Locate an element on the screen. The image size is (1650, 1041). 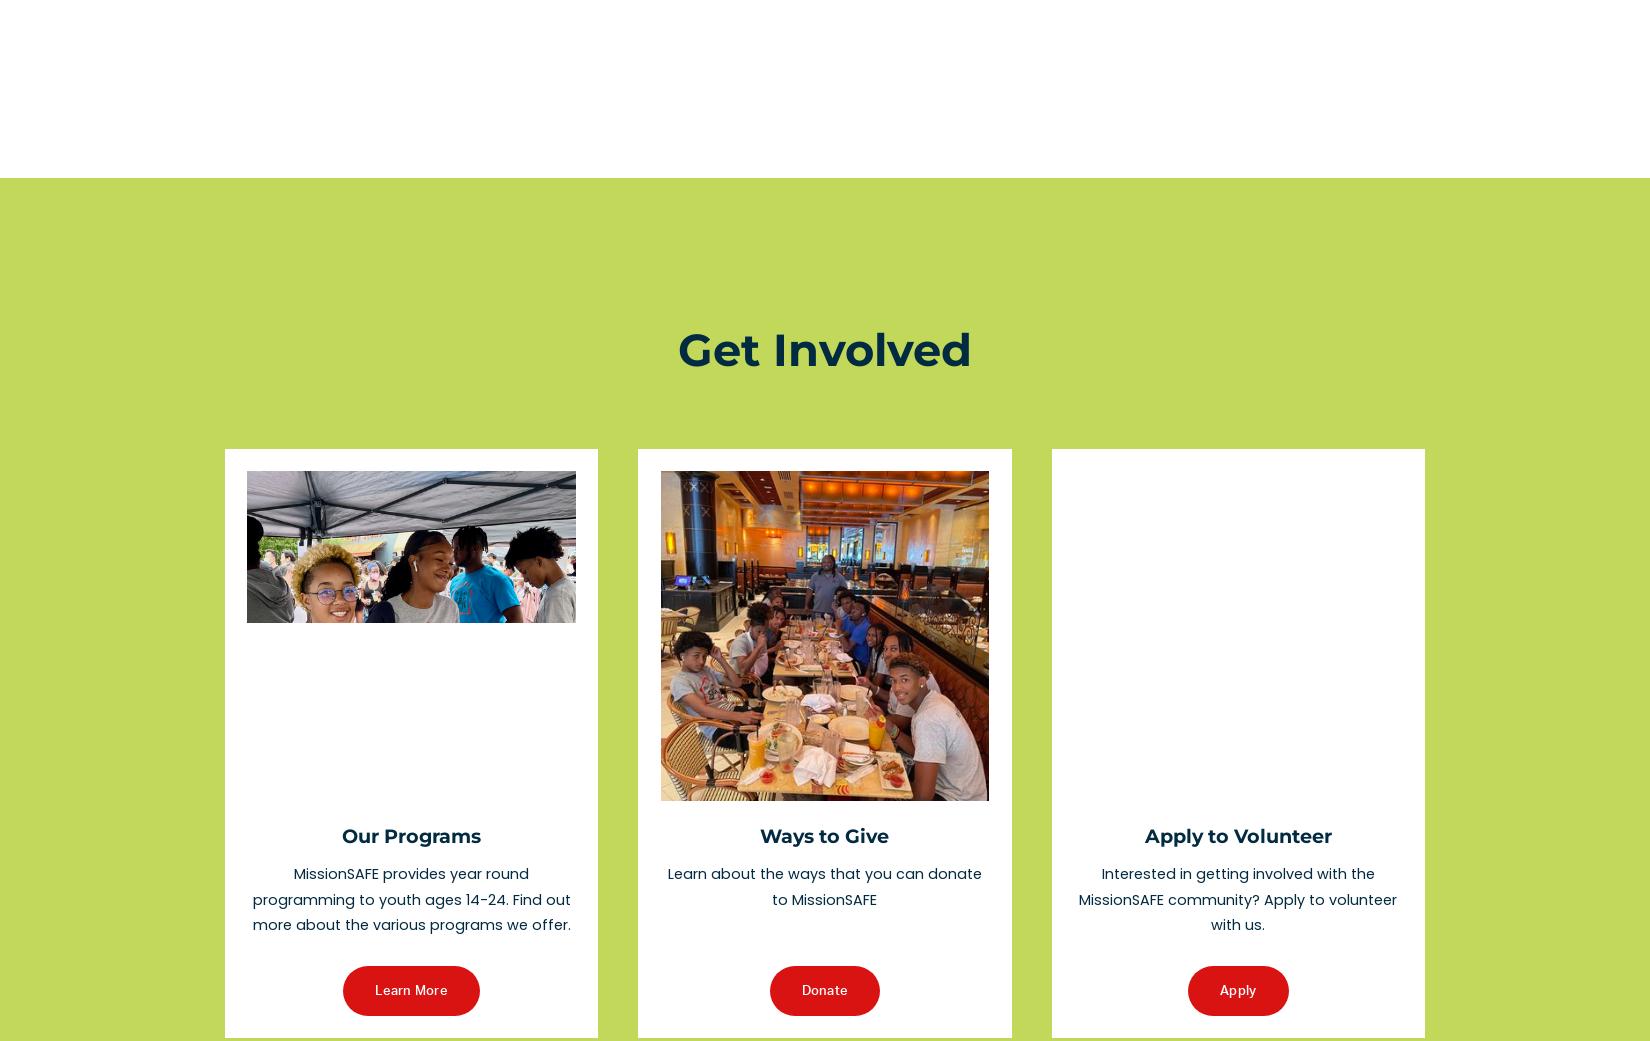
'Apply to Volunteer' is located at coordinates (1237, 833).